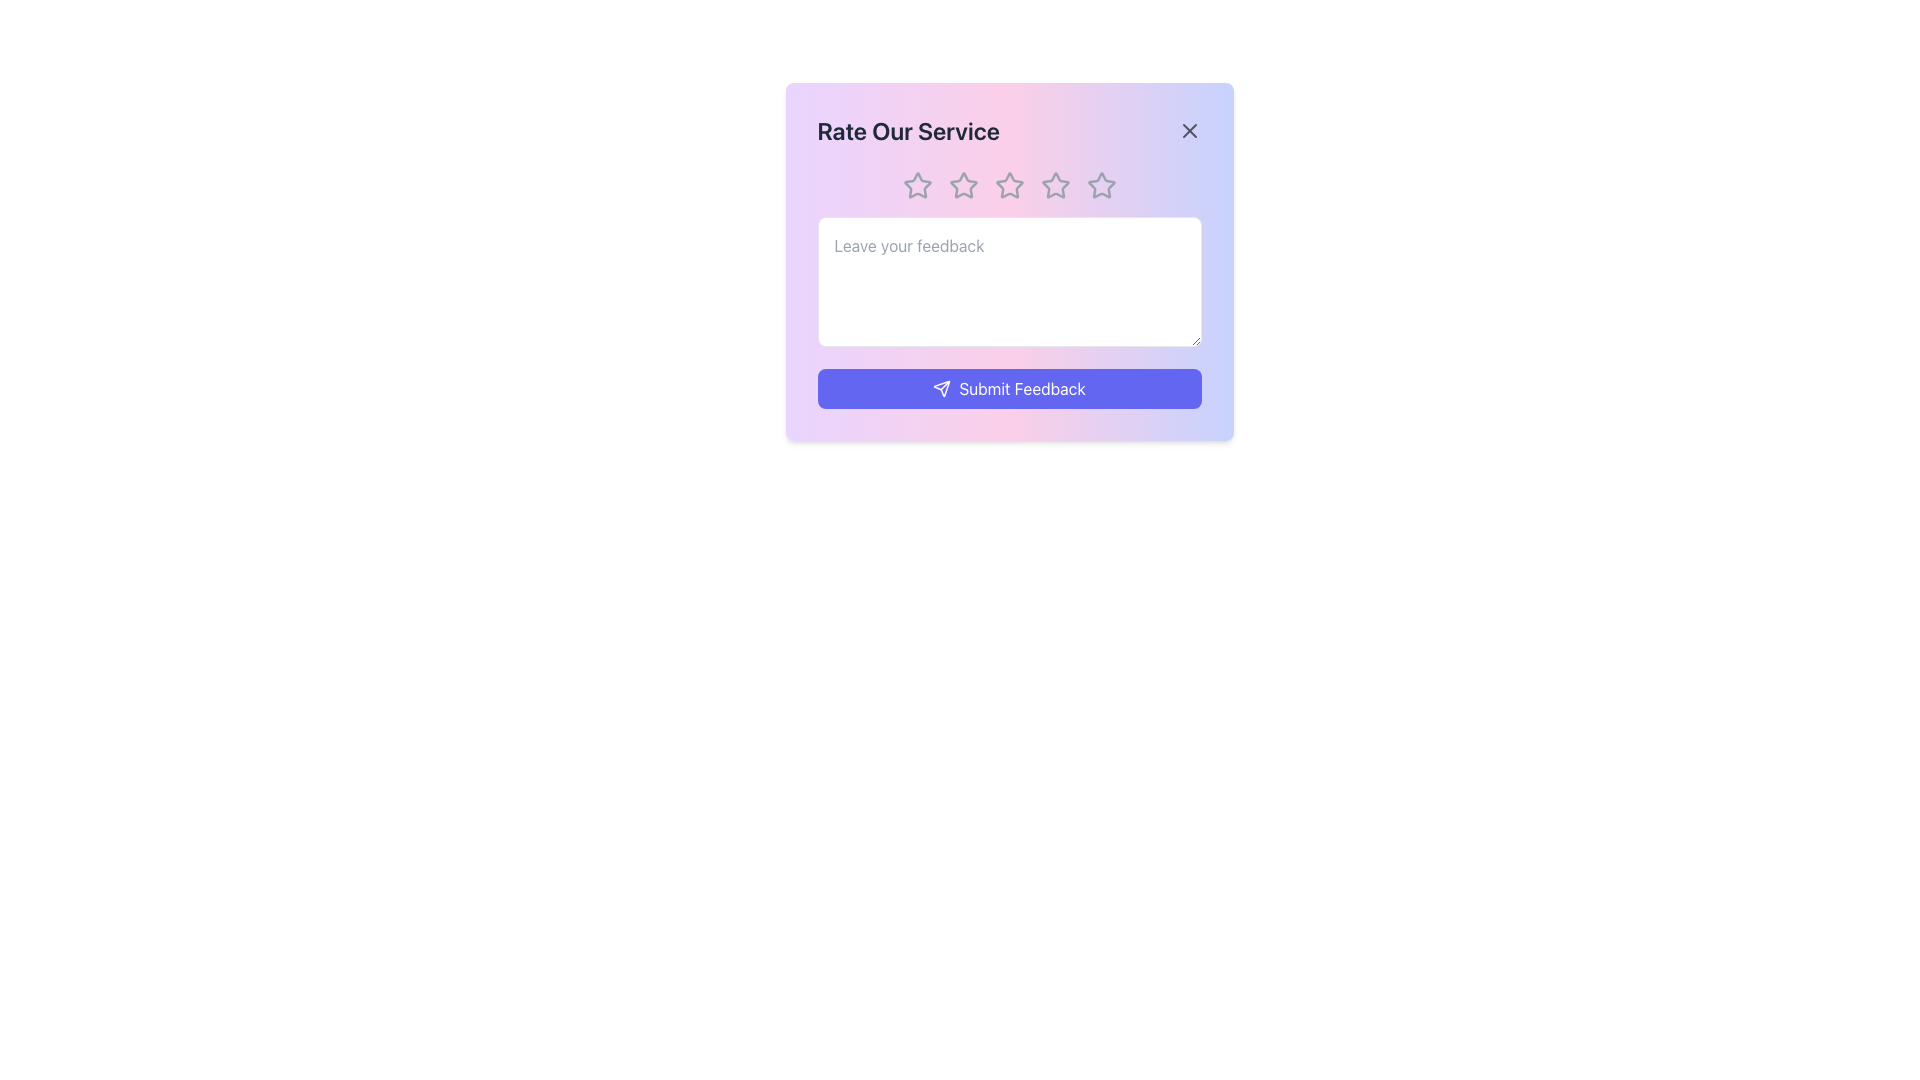  What do you see at coordinates (1100, 185) in the screenshot?
I see `the fifth Interactive Rating Star Icon, which is styled with a gray outline and turns yellow on hover` at bounding box center [1100, 185].